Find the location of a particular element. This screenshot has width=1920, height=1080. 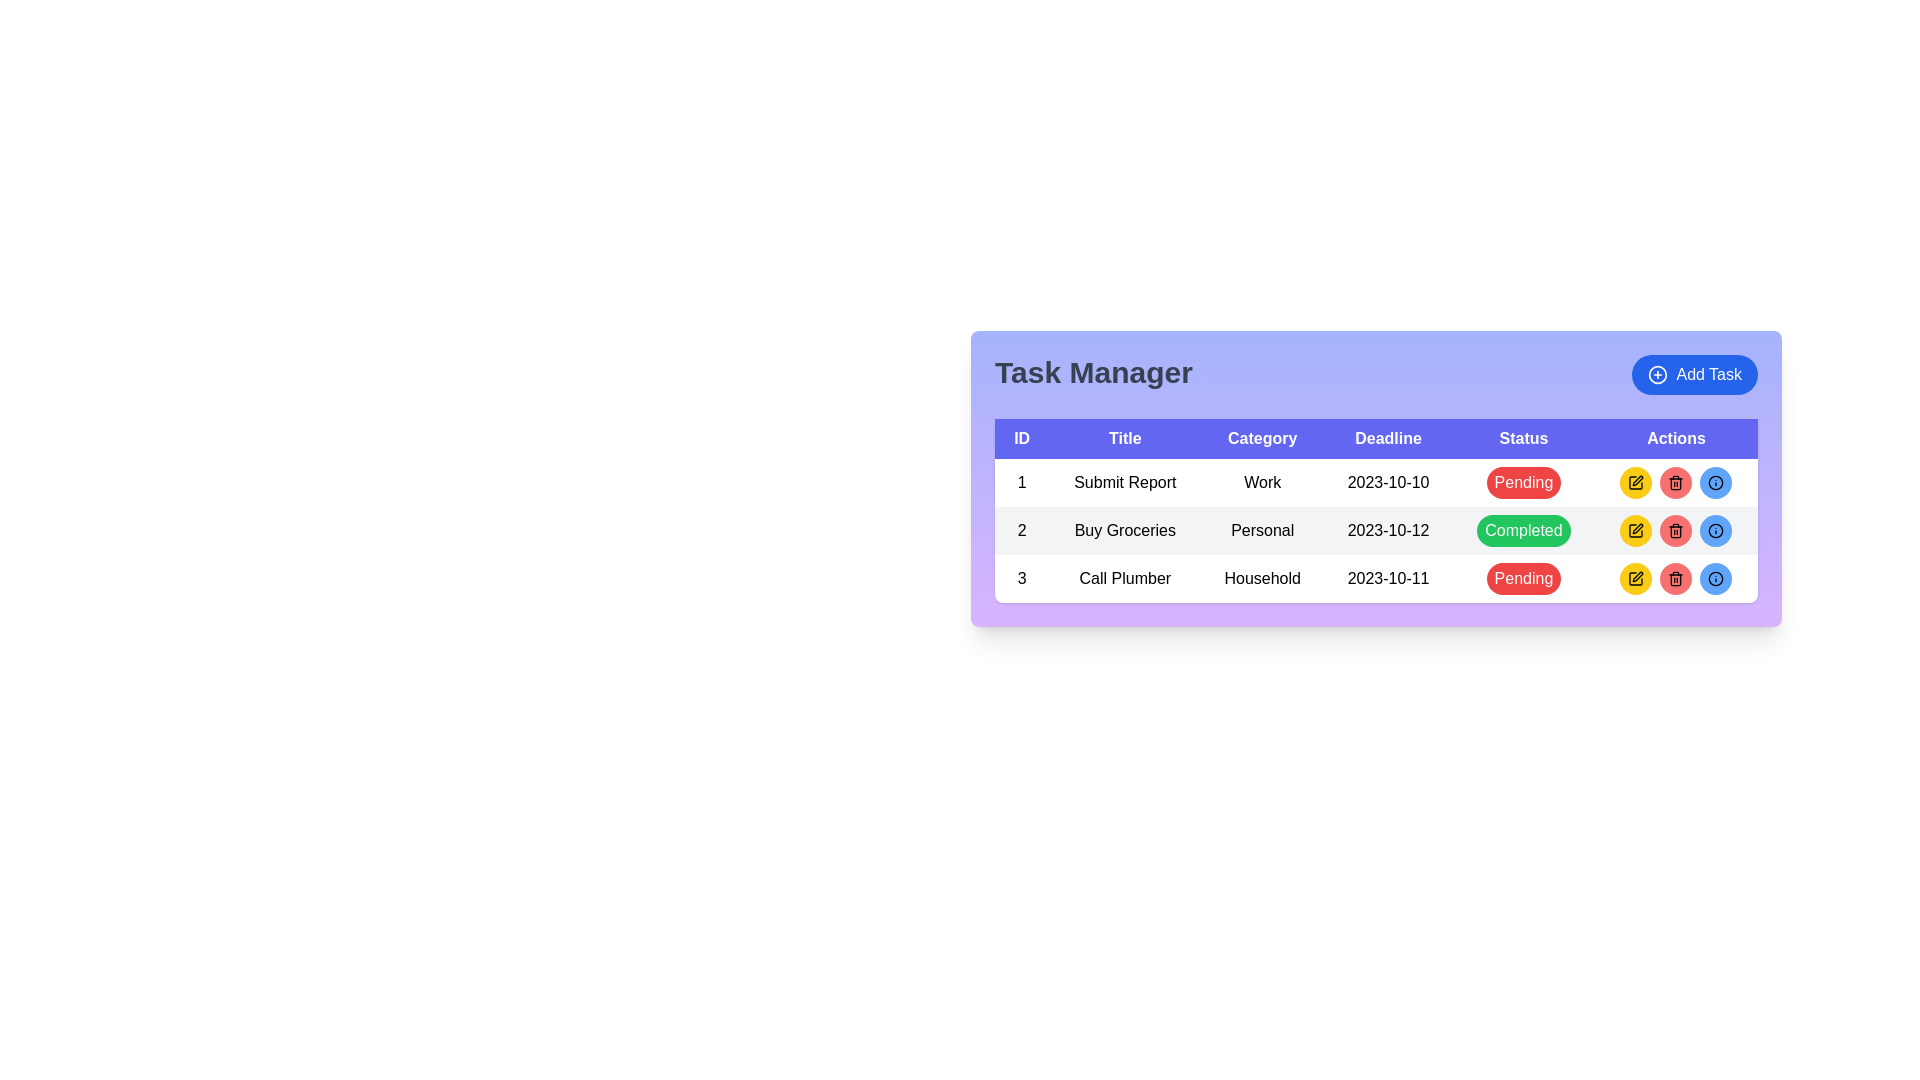

the 'Category' text label, which is styled with white text on a blue background and located in the header row of a table layout is located at coordinates (1261, 438).